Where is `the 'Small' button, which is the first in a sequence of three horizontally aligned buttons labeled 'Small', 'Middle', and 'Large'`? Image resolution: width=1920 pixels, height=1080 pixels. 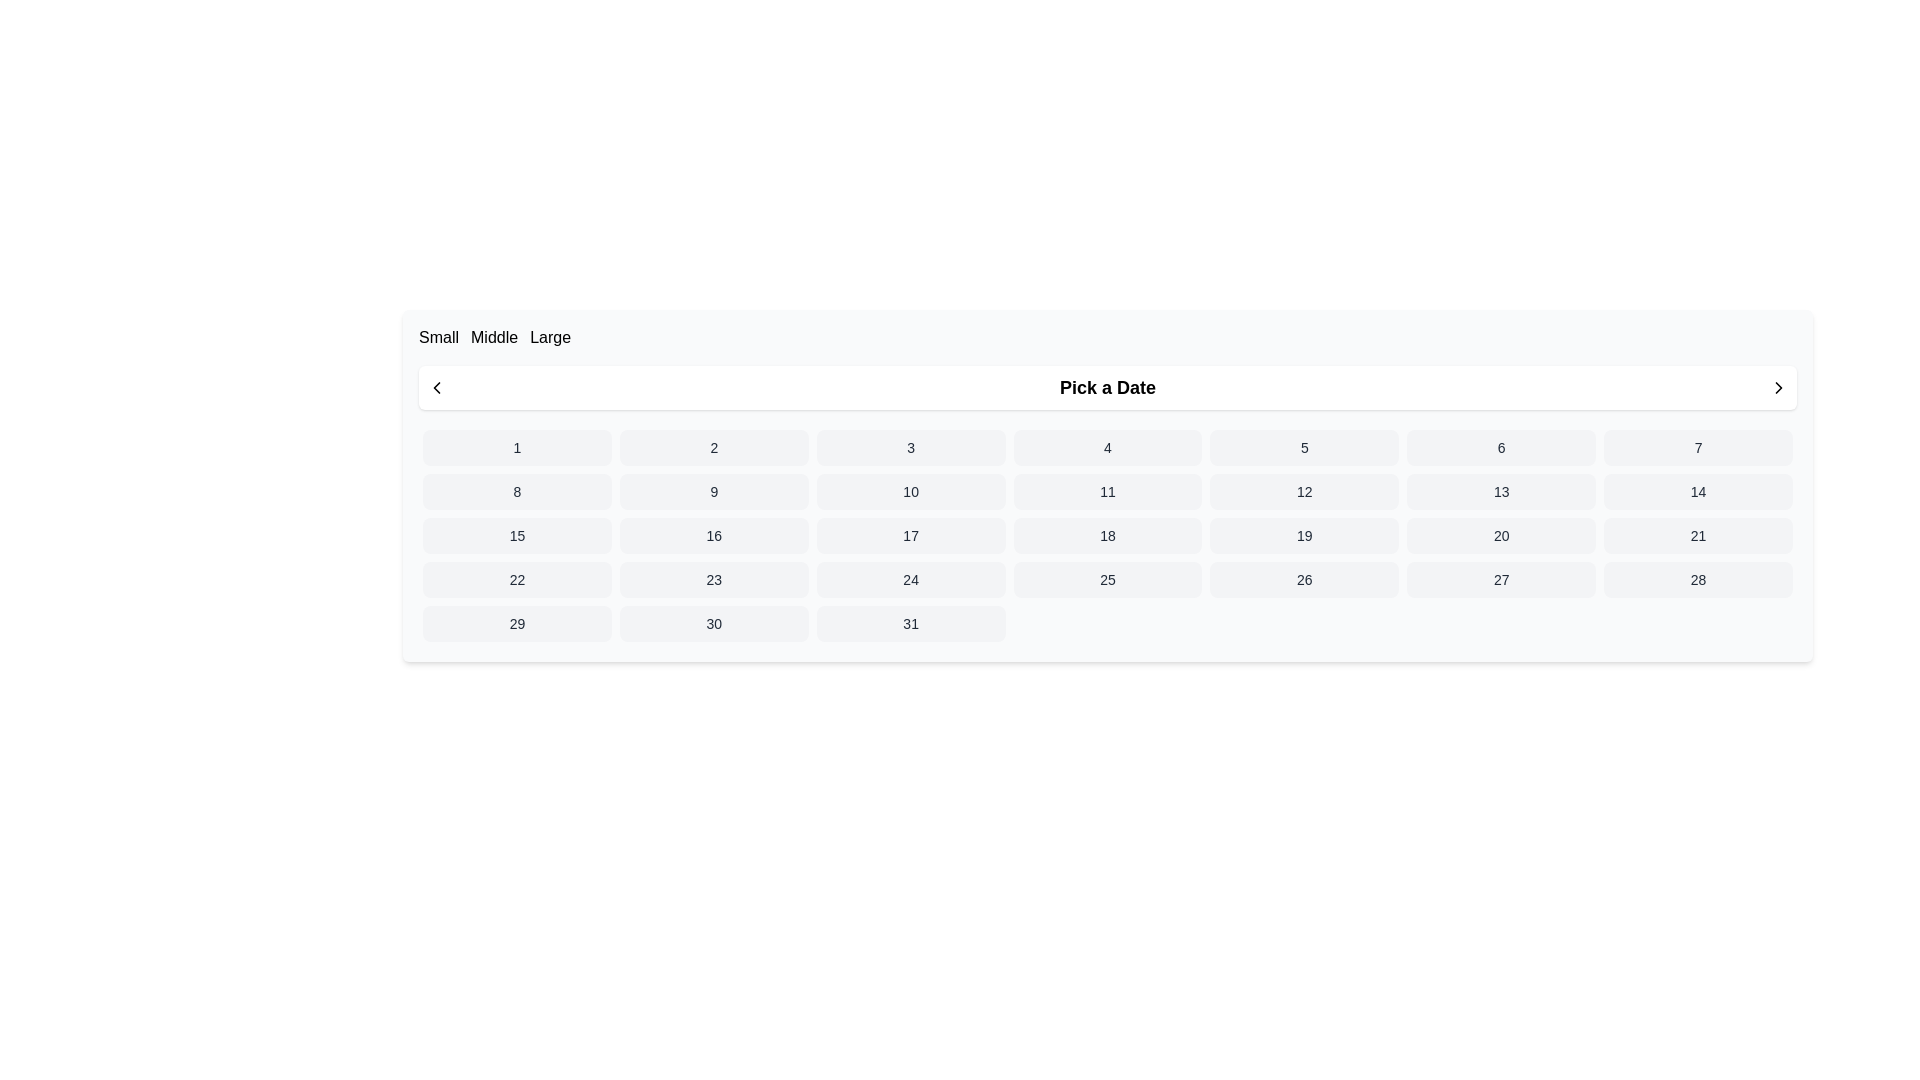
the 'Small' button, which is the first in a sequence of three horizontally aligned buttons labeled 'Small', 'Middle', and 'Large' is located at coordinates (438, 337).